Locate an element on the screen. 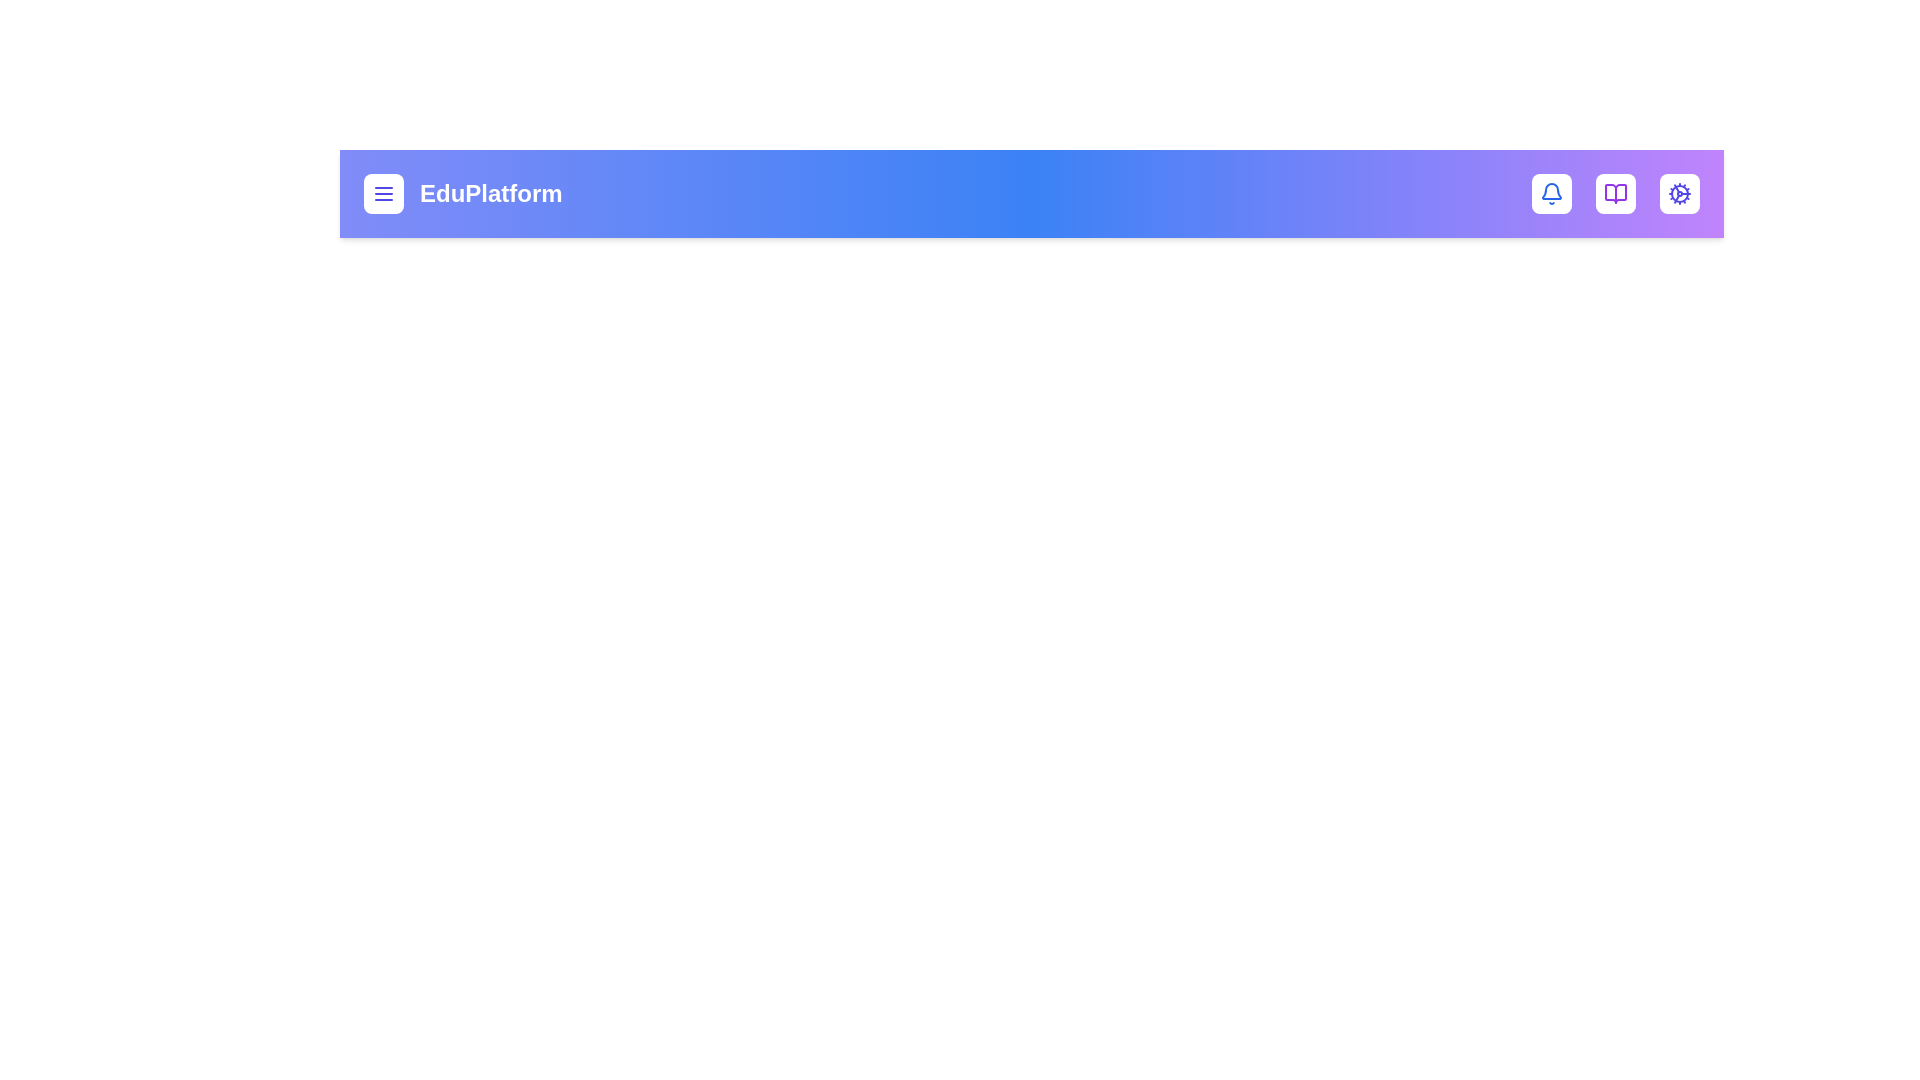 The height and width of the screenshot is (1080, 1920). the cog icon to access settings is located at coordinates (1680, 193).